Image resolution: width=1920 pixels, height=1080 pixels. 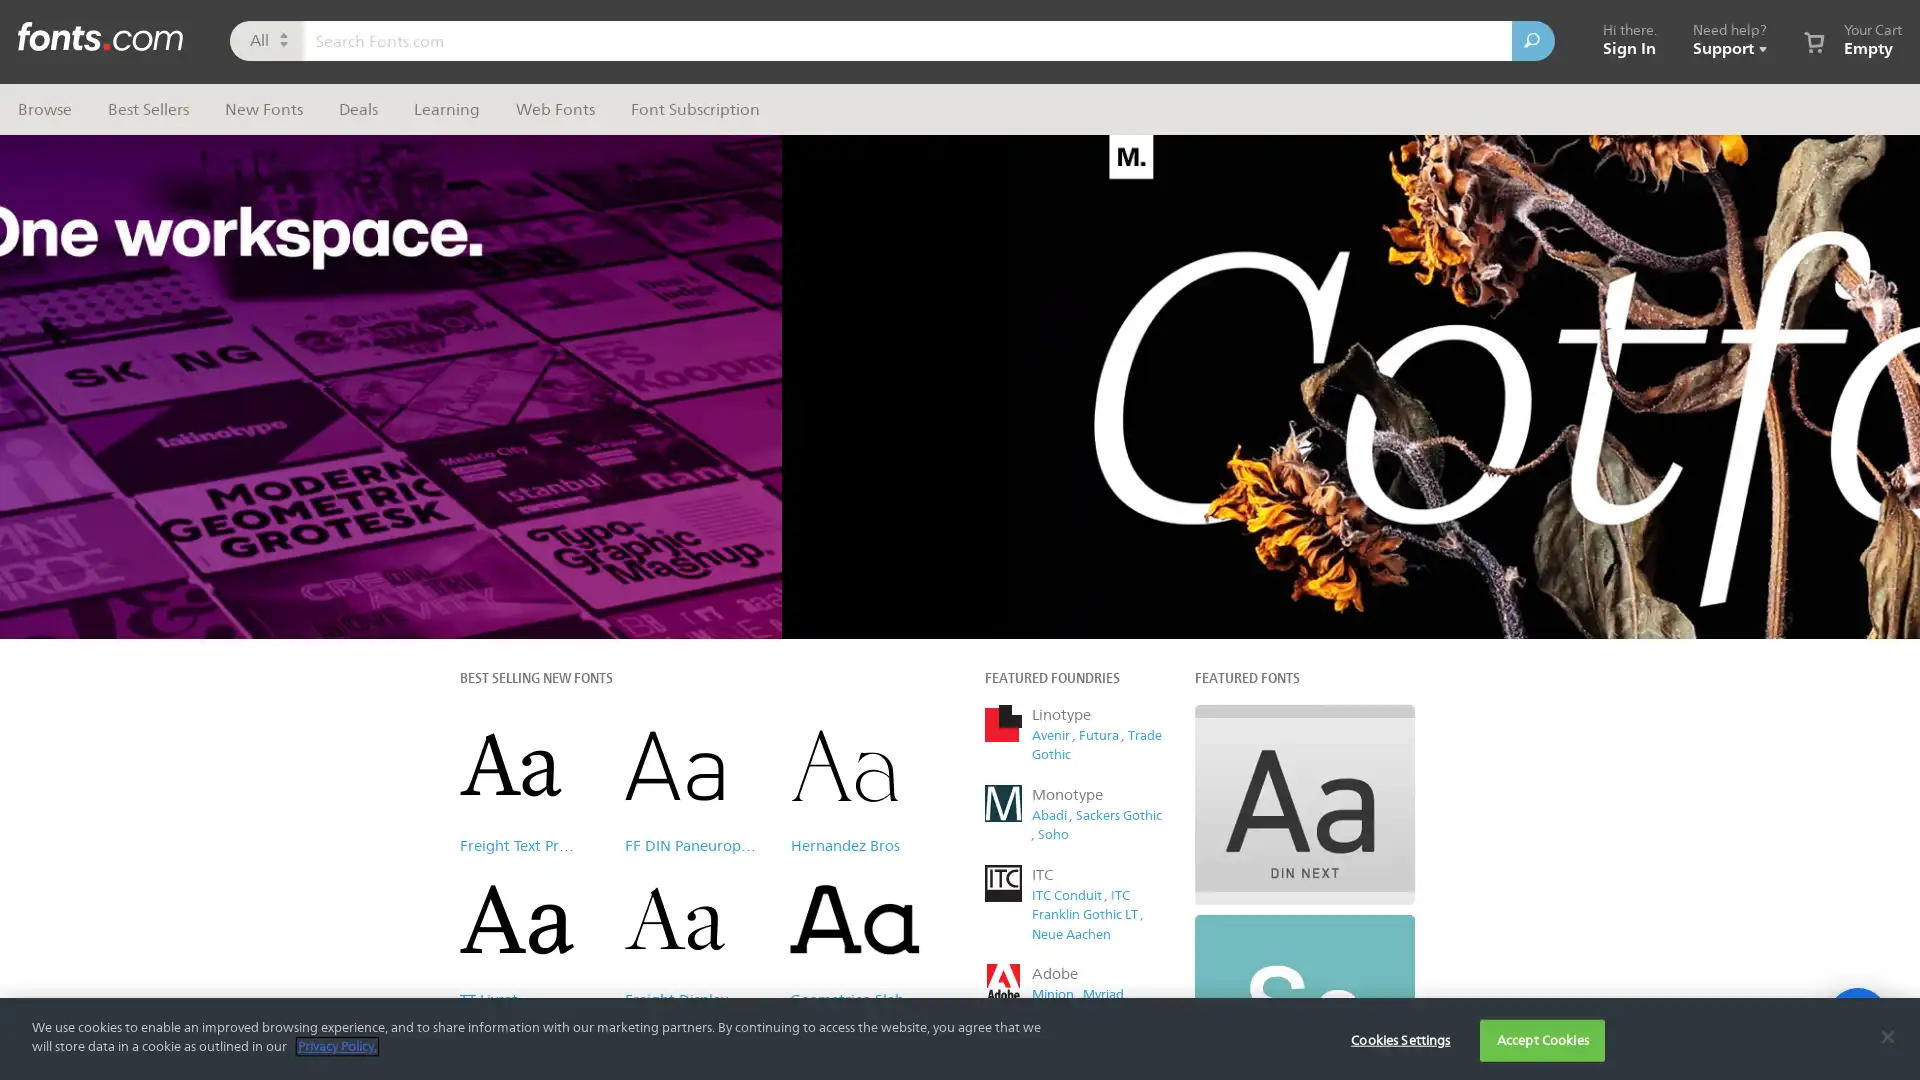 What do you see at coordinates (1541, 1039) in the screenshot?
I see `Accept Cookies` at bounding box center [1541, 1039].